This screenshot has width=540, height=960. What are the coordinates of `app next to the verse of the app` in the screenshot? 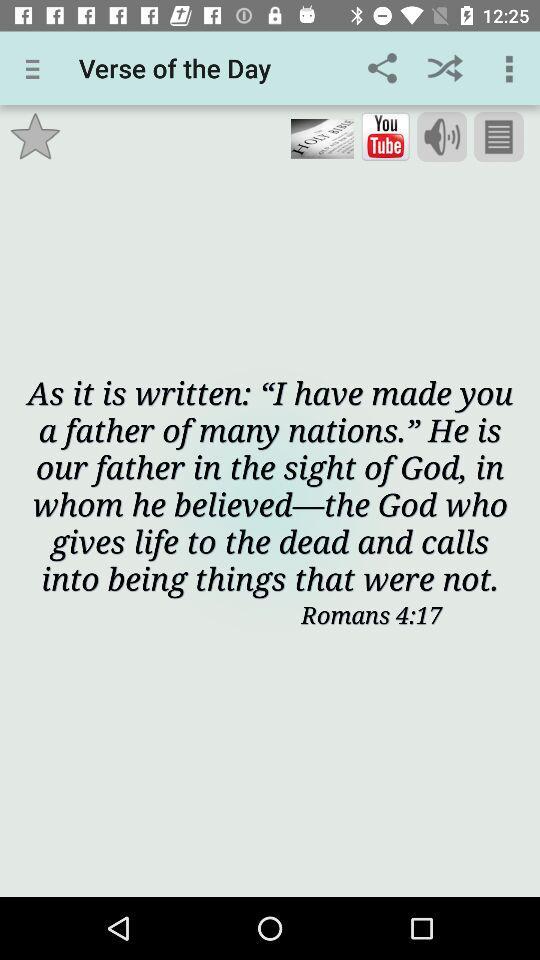 It's located at (36, 68).